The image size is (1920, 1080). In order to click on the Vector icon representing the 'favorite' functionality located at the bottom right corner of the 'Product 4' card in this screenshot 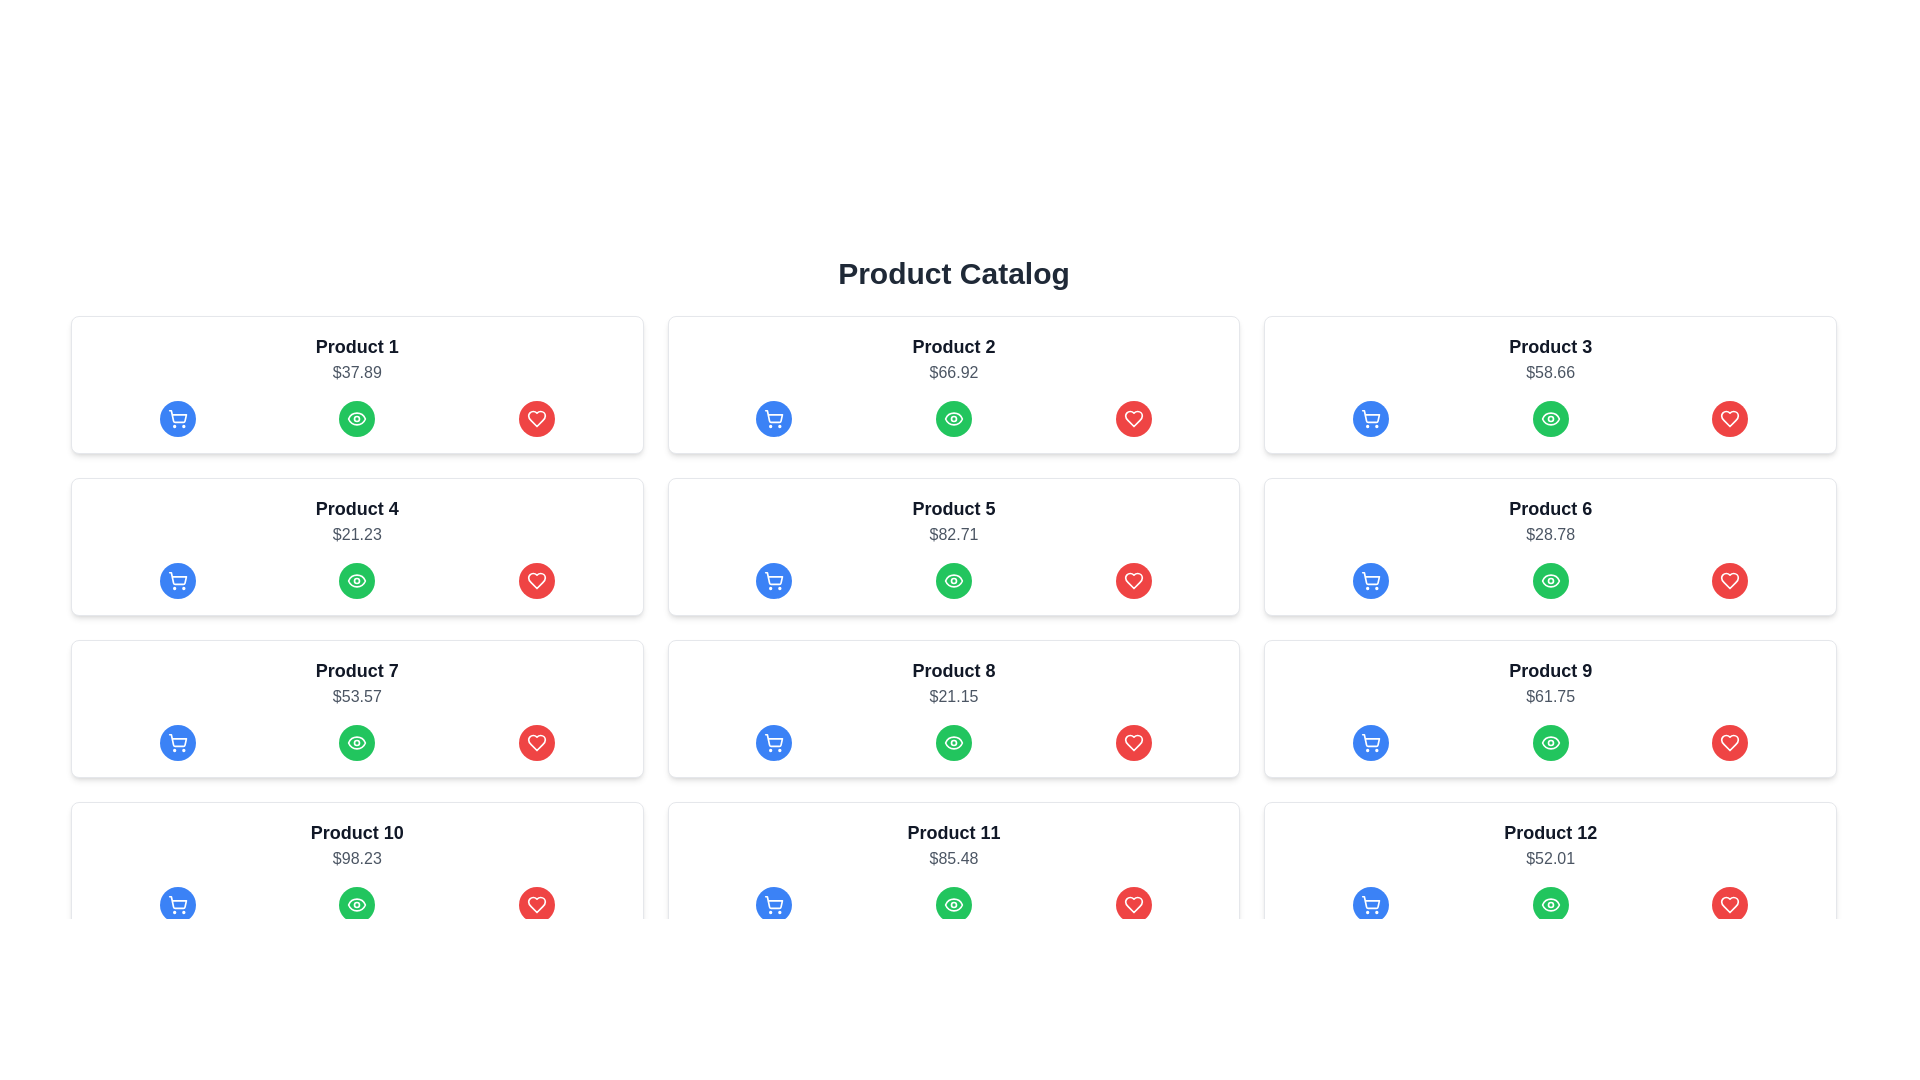, I will do `click(536, 418)`.